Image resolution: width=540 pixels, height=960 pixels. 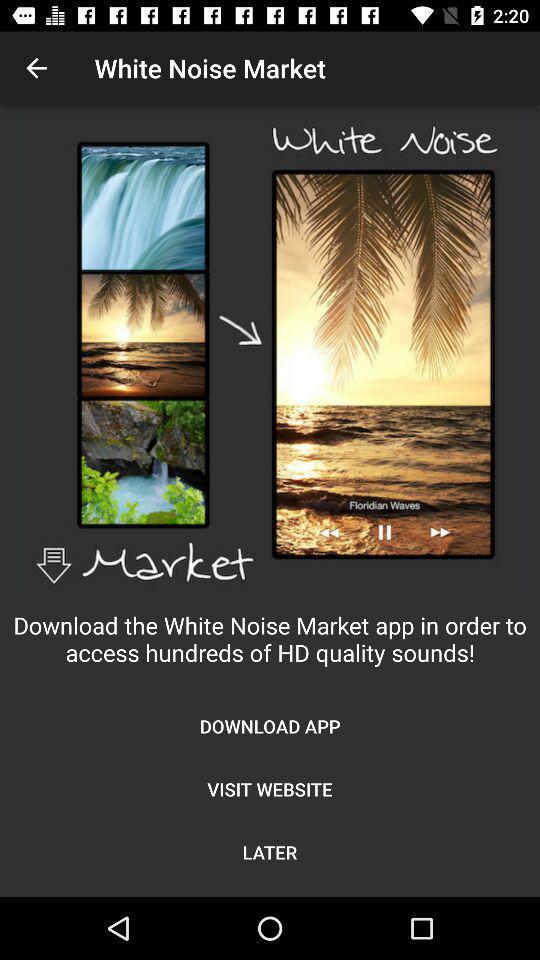 What do you see at coordinates (270, 789) in the screenshot?
I see `item above later icon` at bounding box center [270, 789].